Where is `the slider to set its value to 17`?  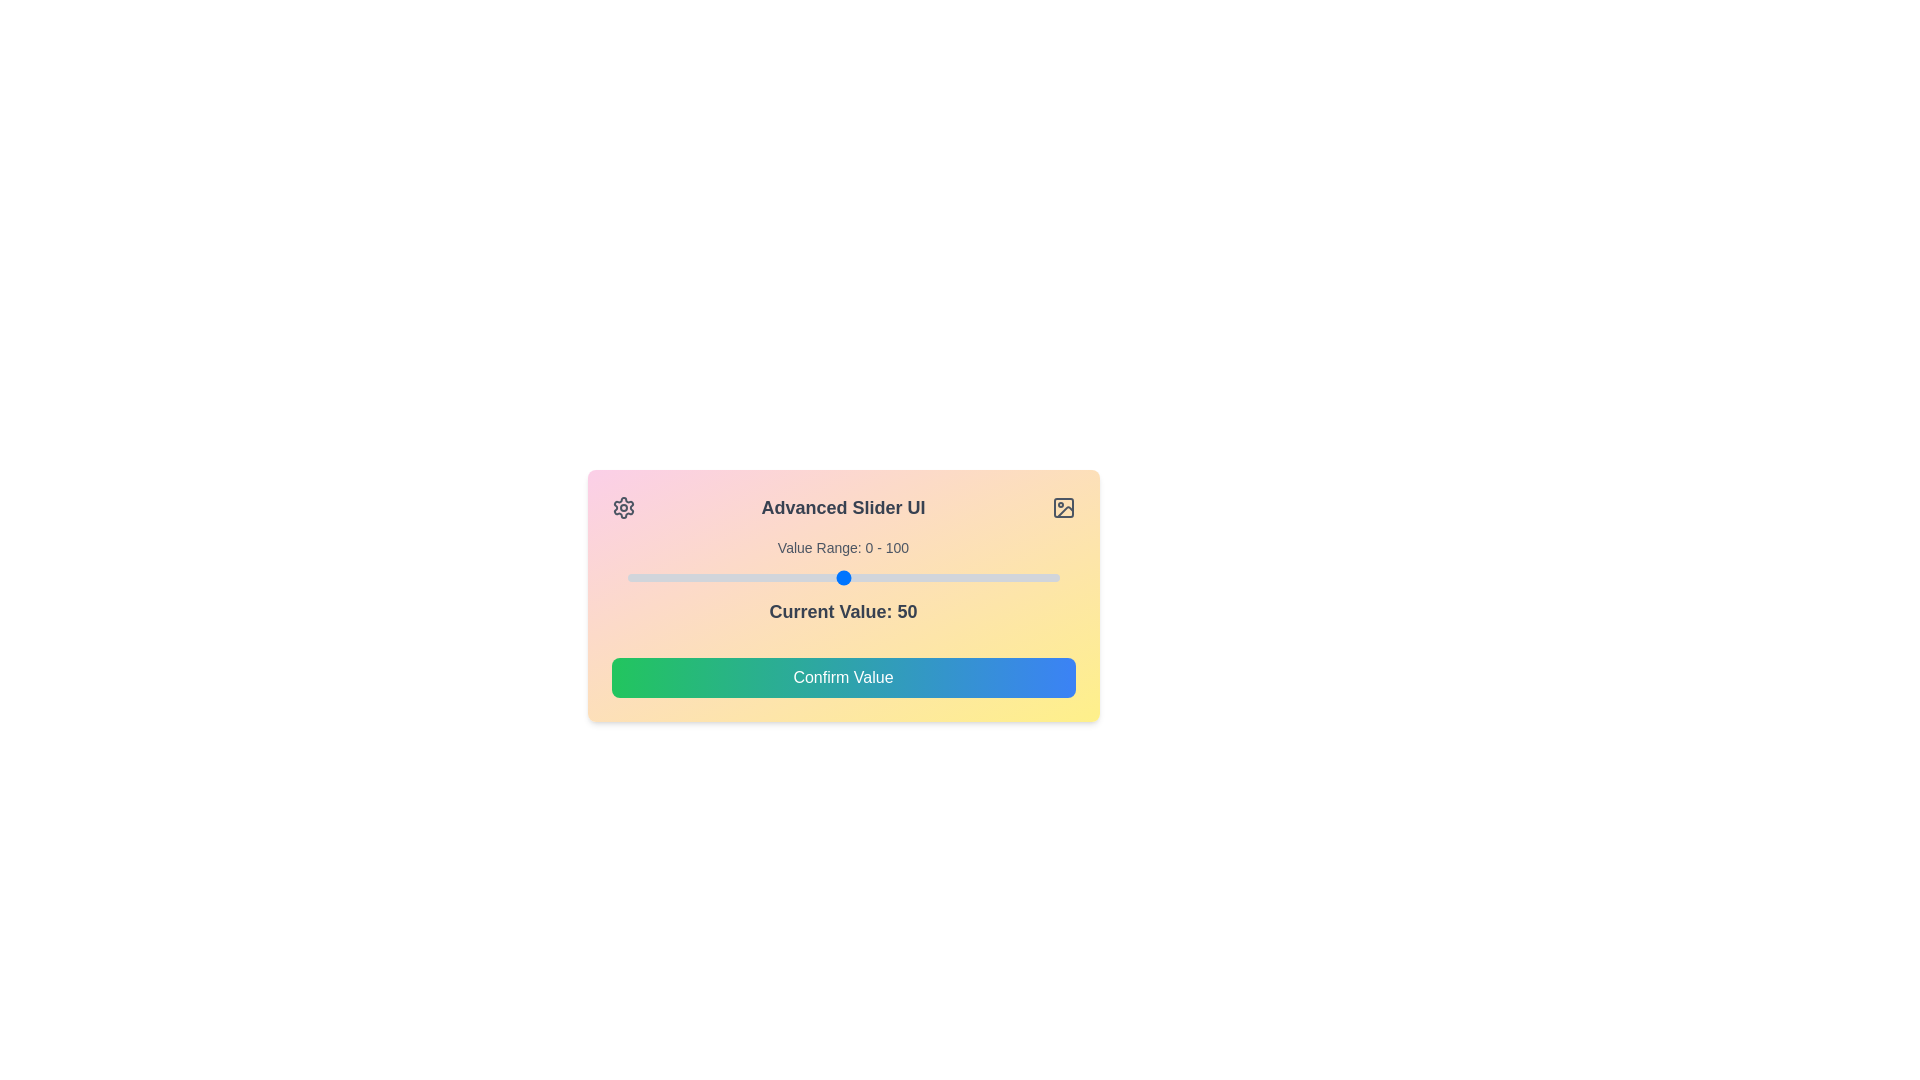 the slider to set its value to 17 is located at coordinates (700, 578).